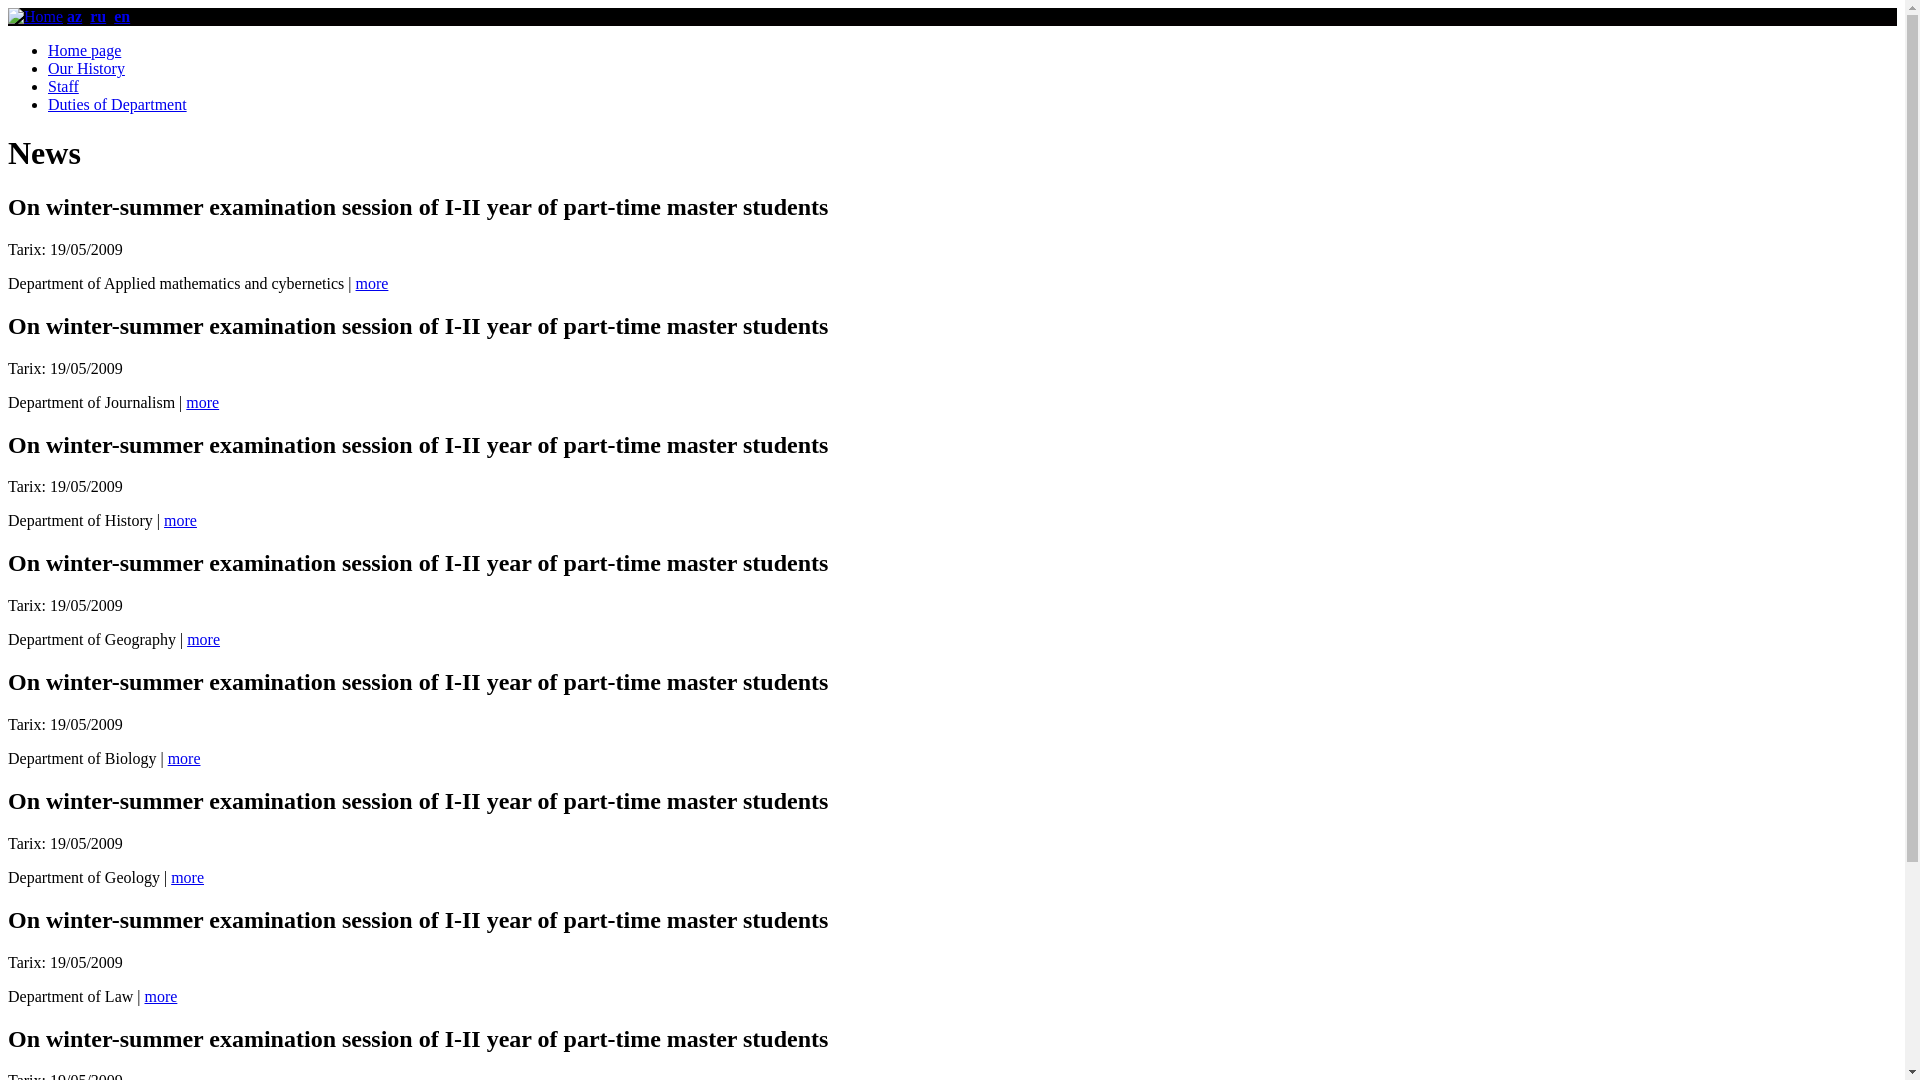  What do you see at coordinates (85, 67) in the screenshot?
I see `'Our History'` at bounding box center [85, 67].